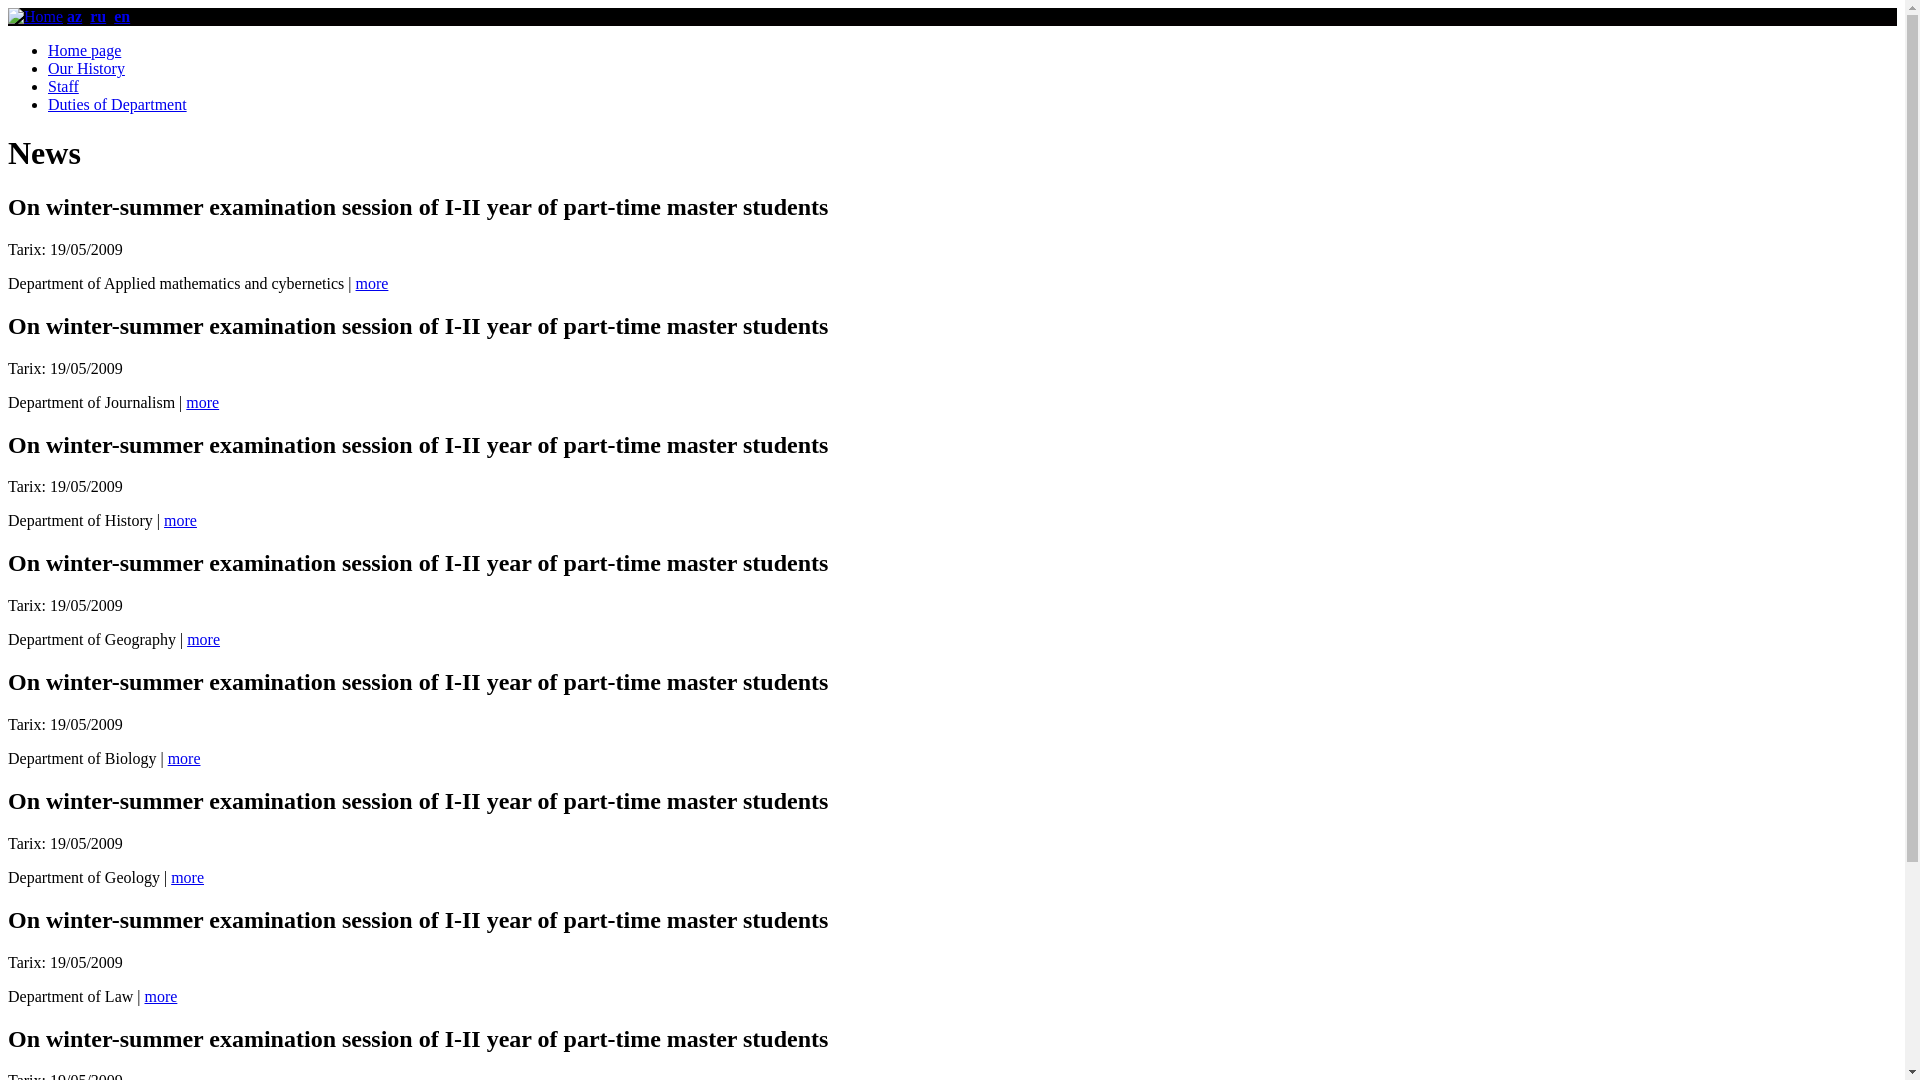  What do you see at coordinates (85, 67) in the screenshot?
I see `'Our History'` at bounding box center [85, 67].